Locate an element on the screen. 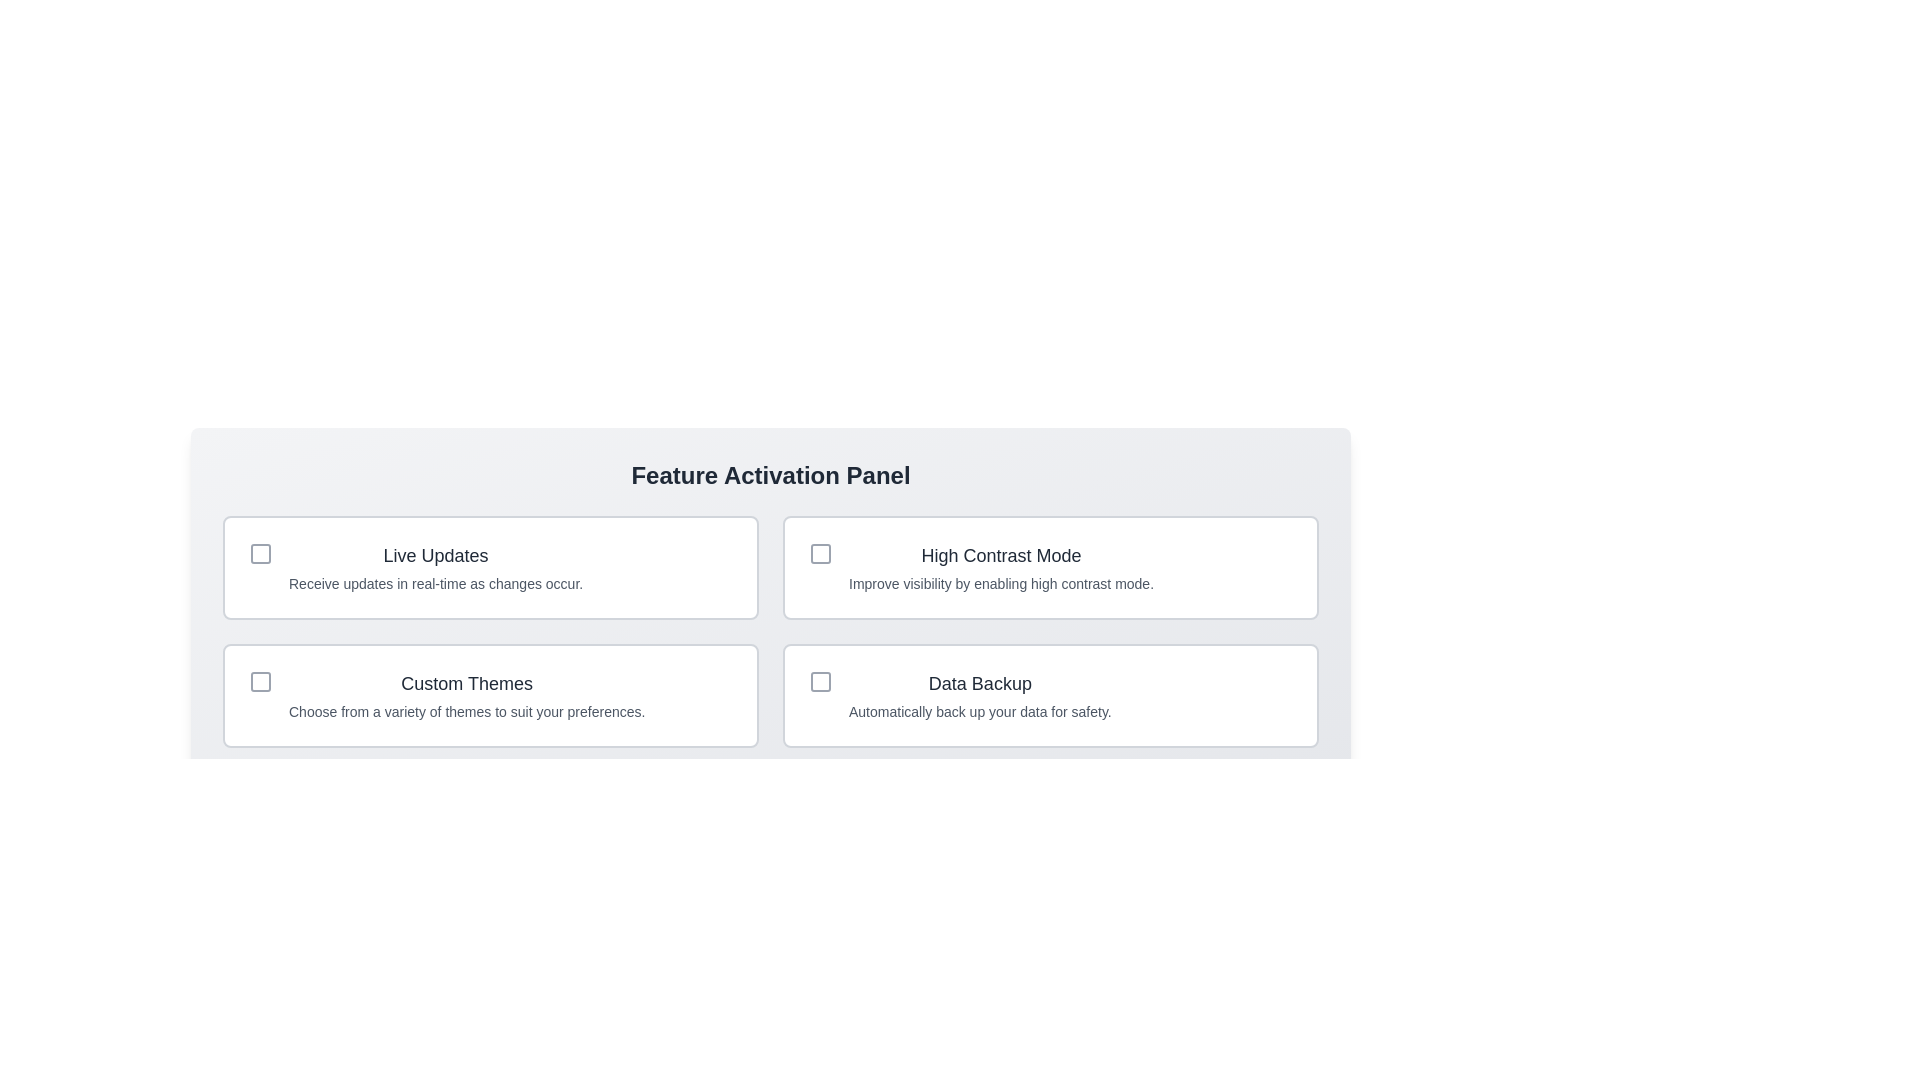 This screenshot has width=1920, height=1080. the Checkbox-like indicator located within the 'High Contrast Mode' card in the Feature Activation Panel is located at coordinates (820, 554).